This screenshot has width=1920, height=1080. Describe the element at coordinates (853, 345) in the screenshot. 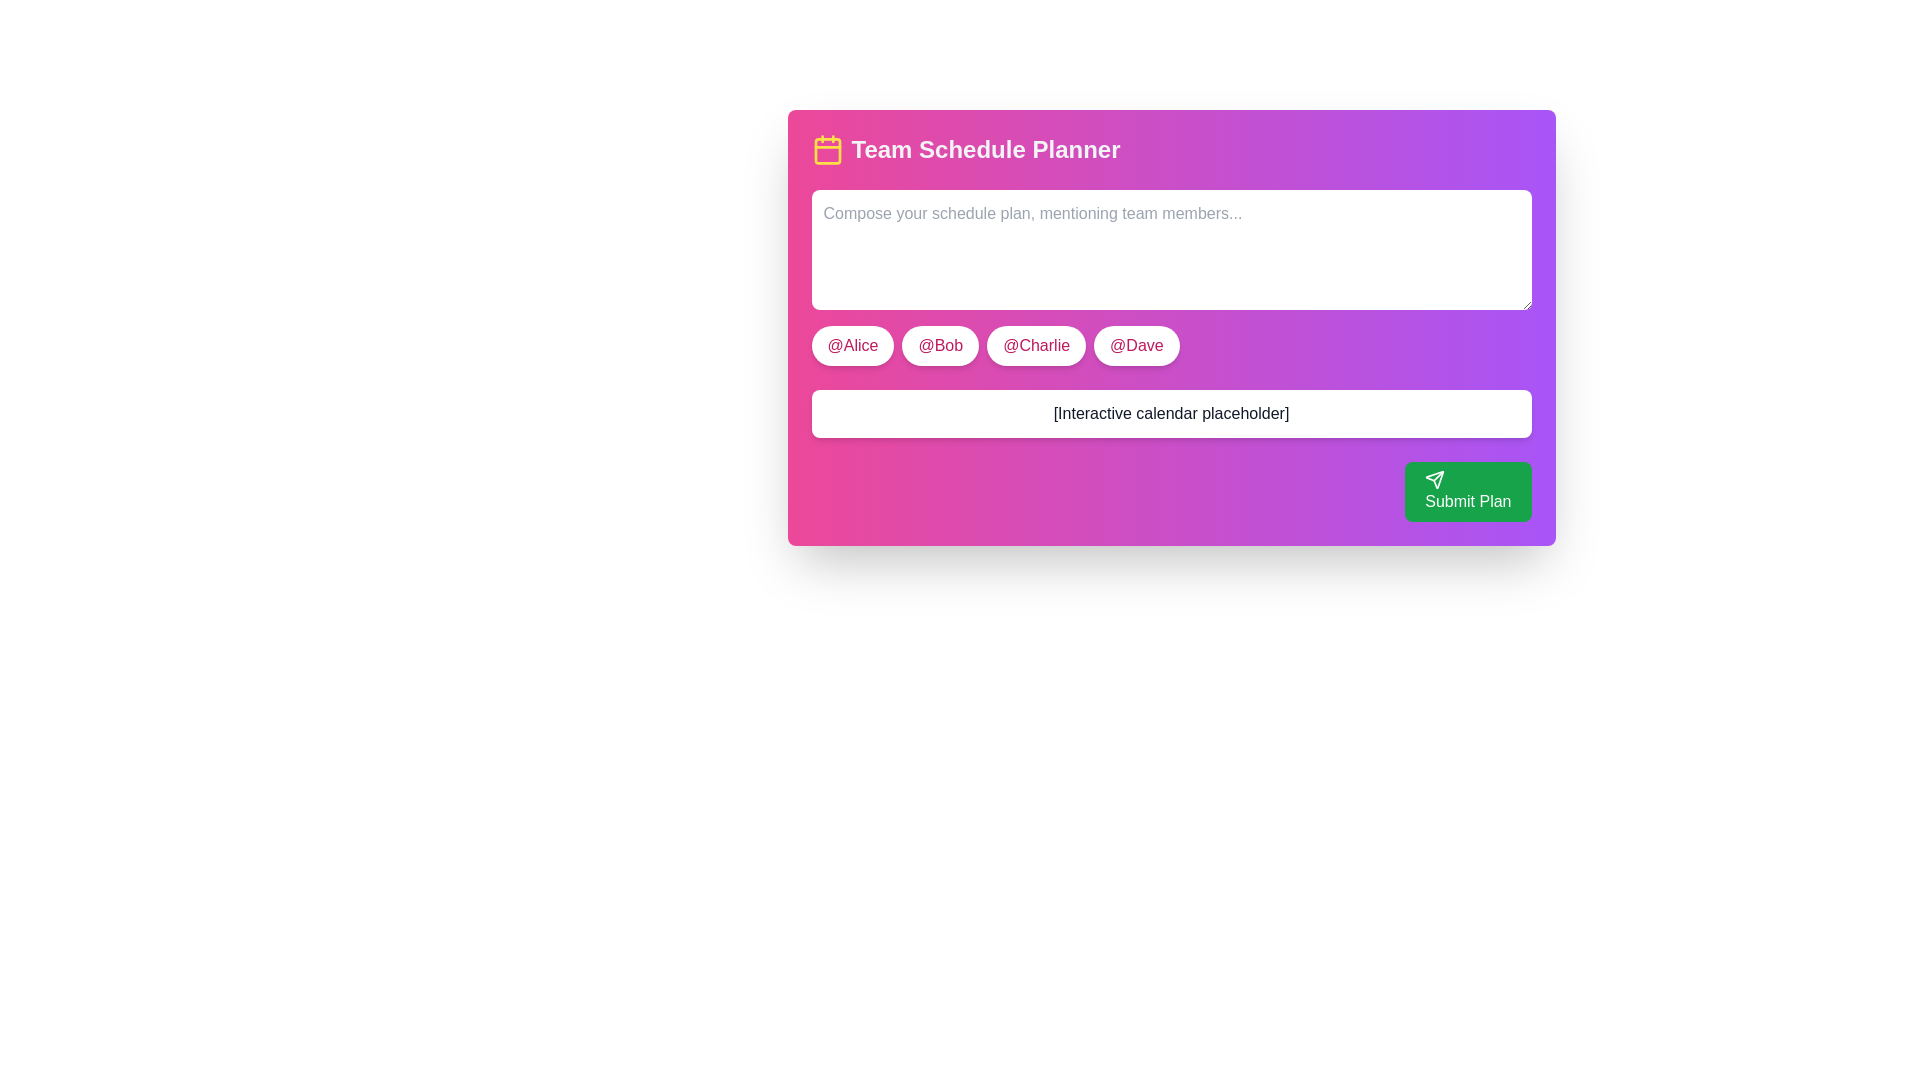

I see `the first button labeled '@Alice' in the horizontal row of user mention buttons` at that location.